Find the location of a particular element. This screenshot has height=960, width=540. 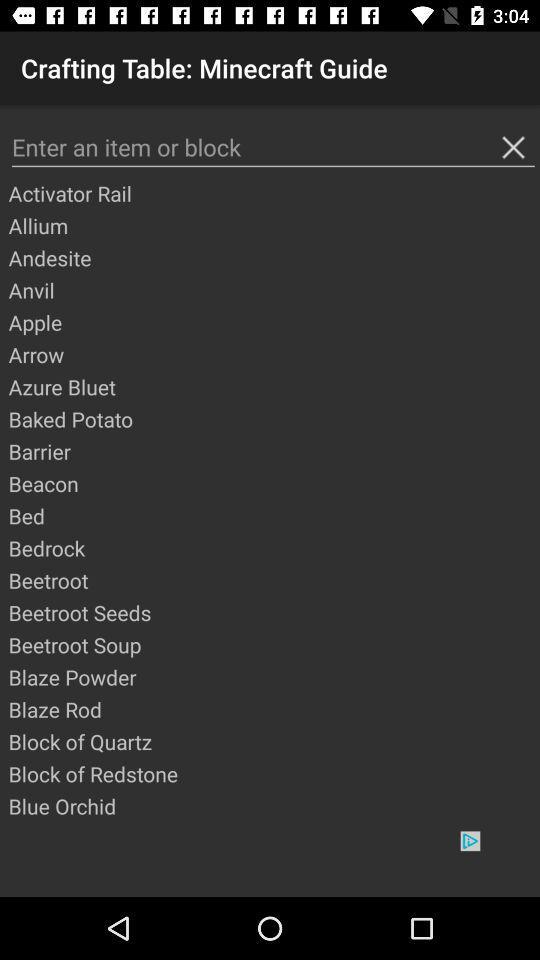

the icon above beetroot soup is located at coordinates (272, 611).